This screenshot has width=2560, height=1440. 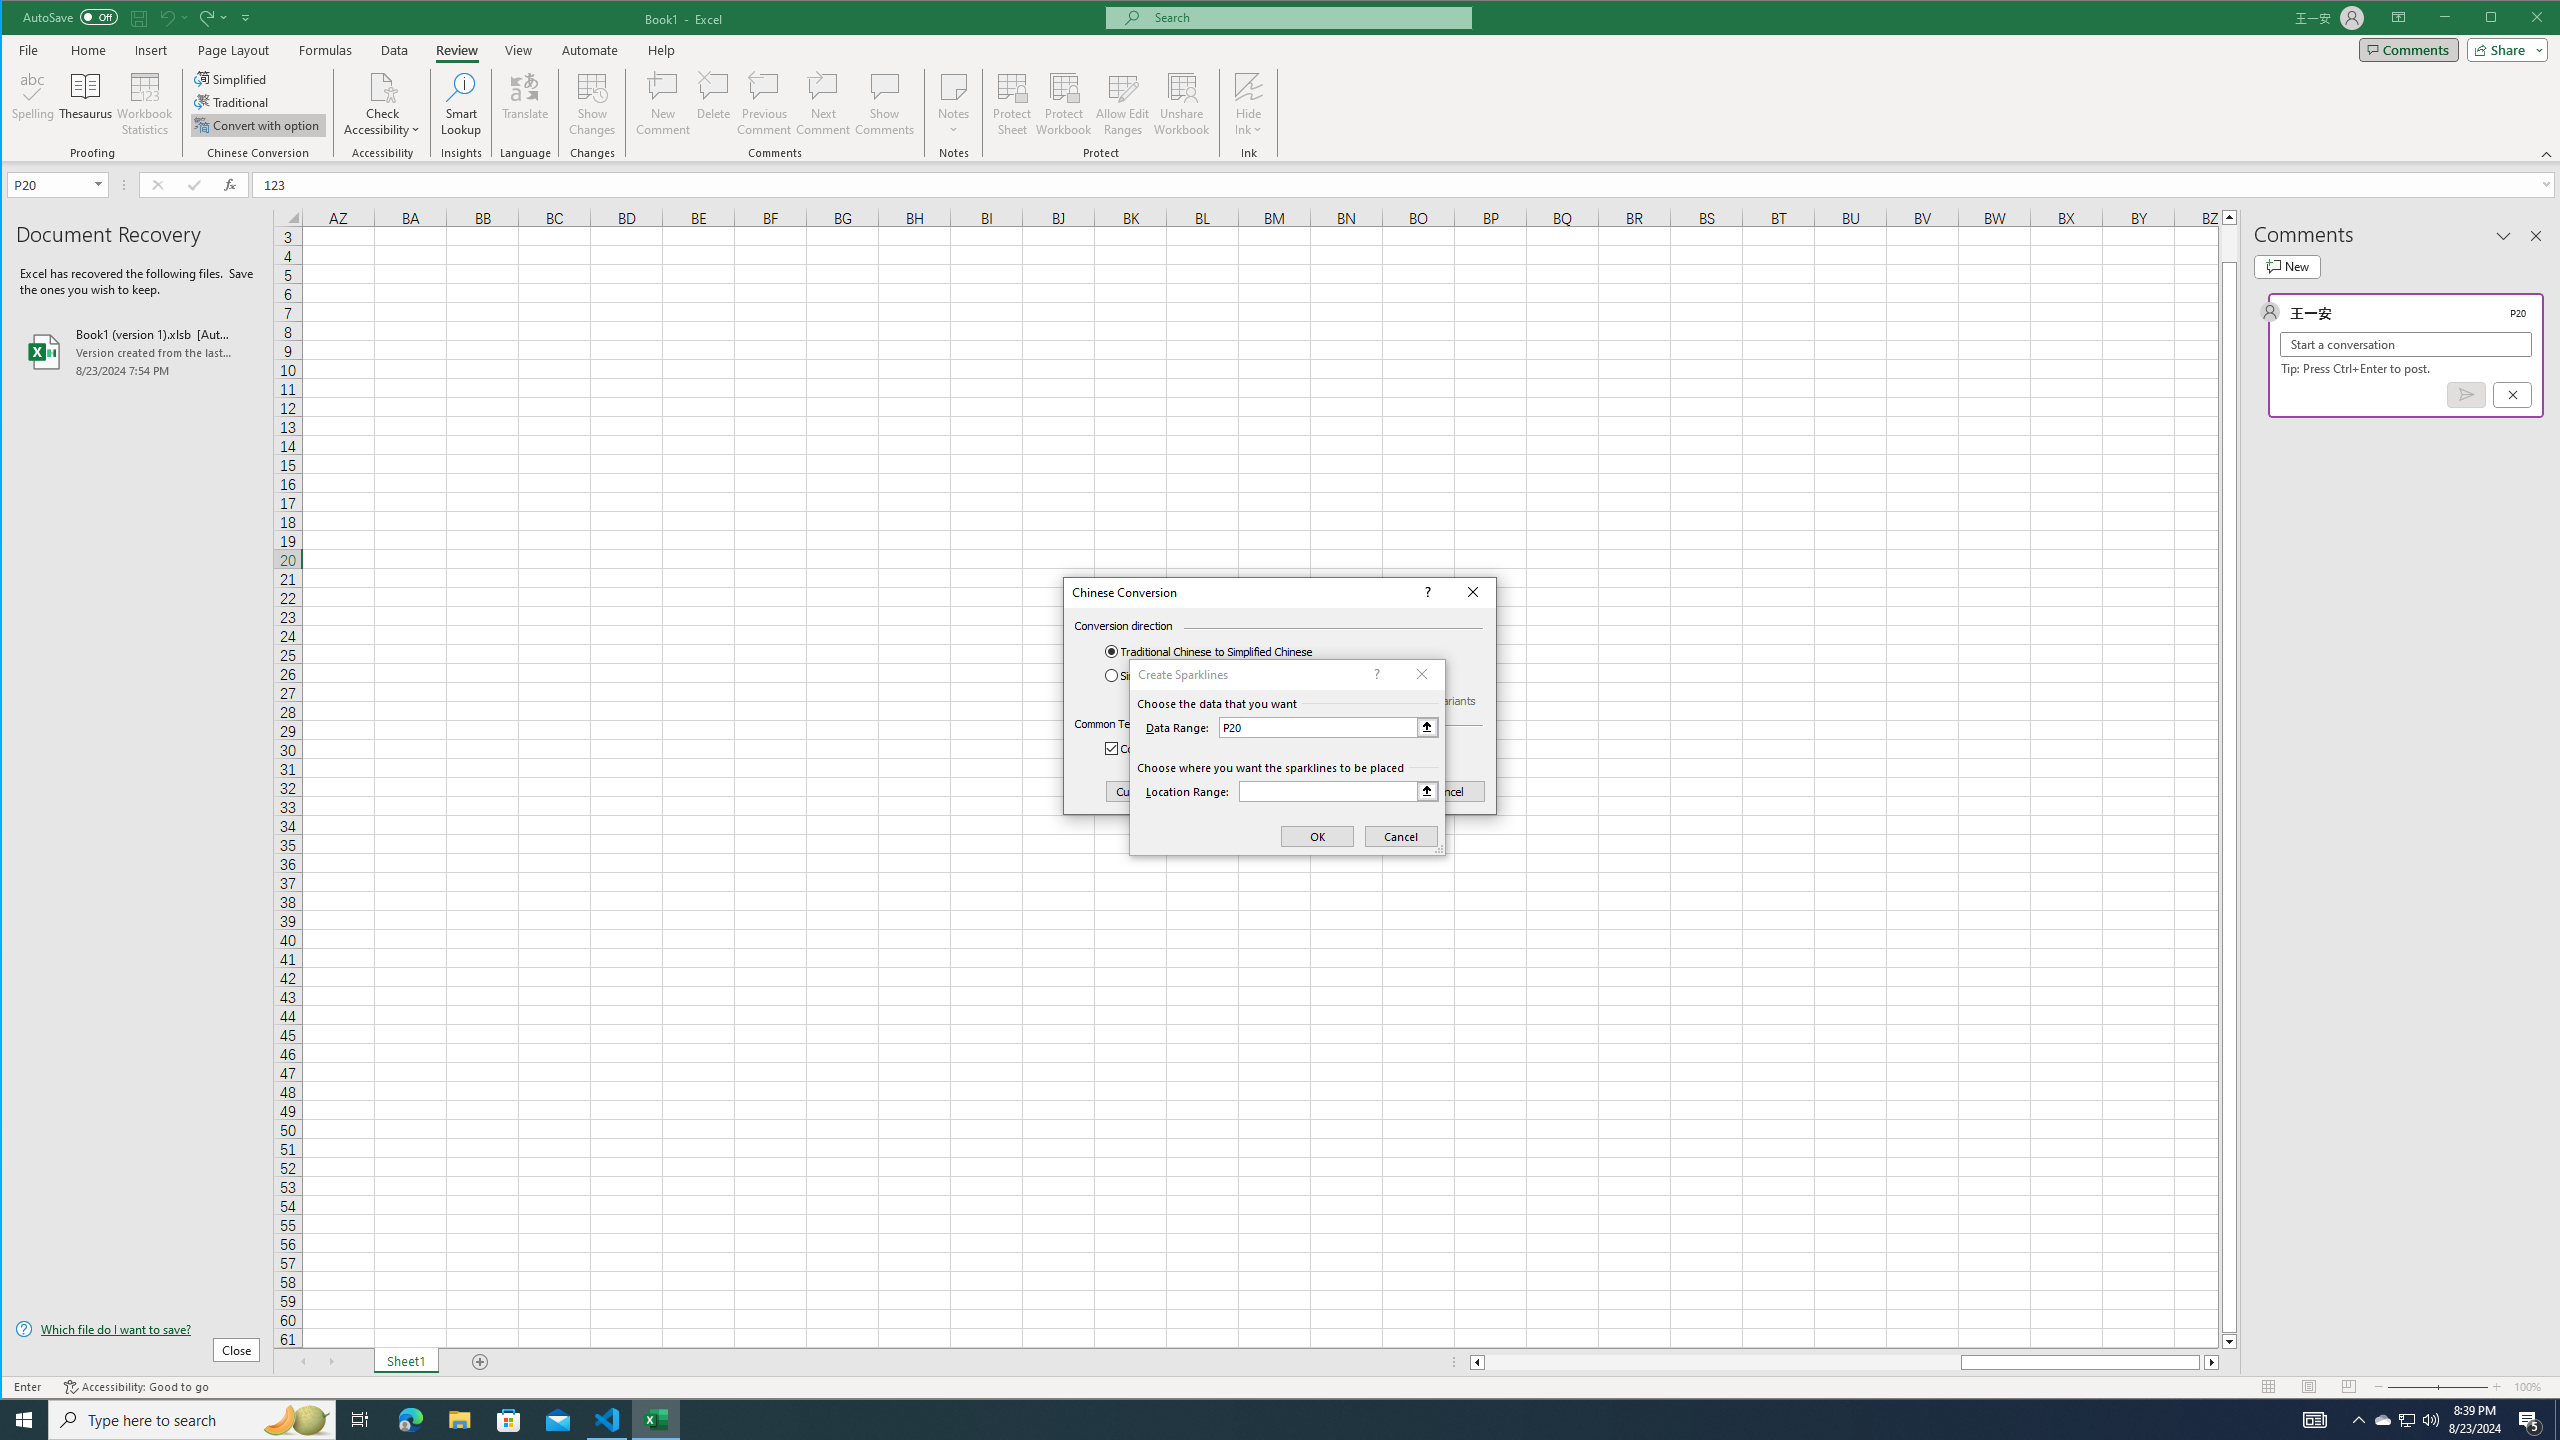 What do you see at coordinates (1447, 792) in the screenshot?
I see `'Cancel'` at bounding box center [1447, 792].